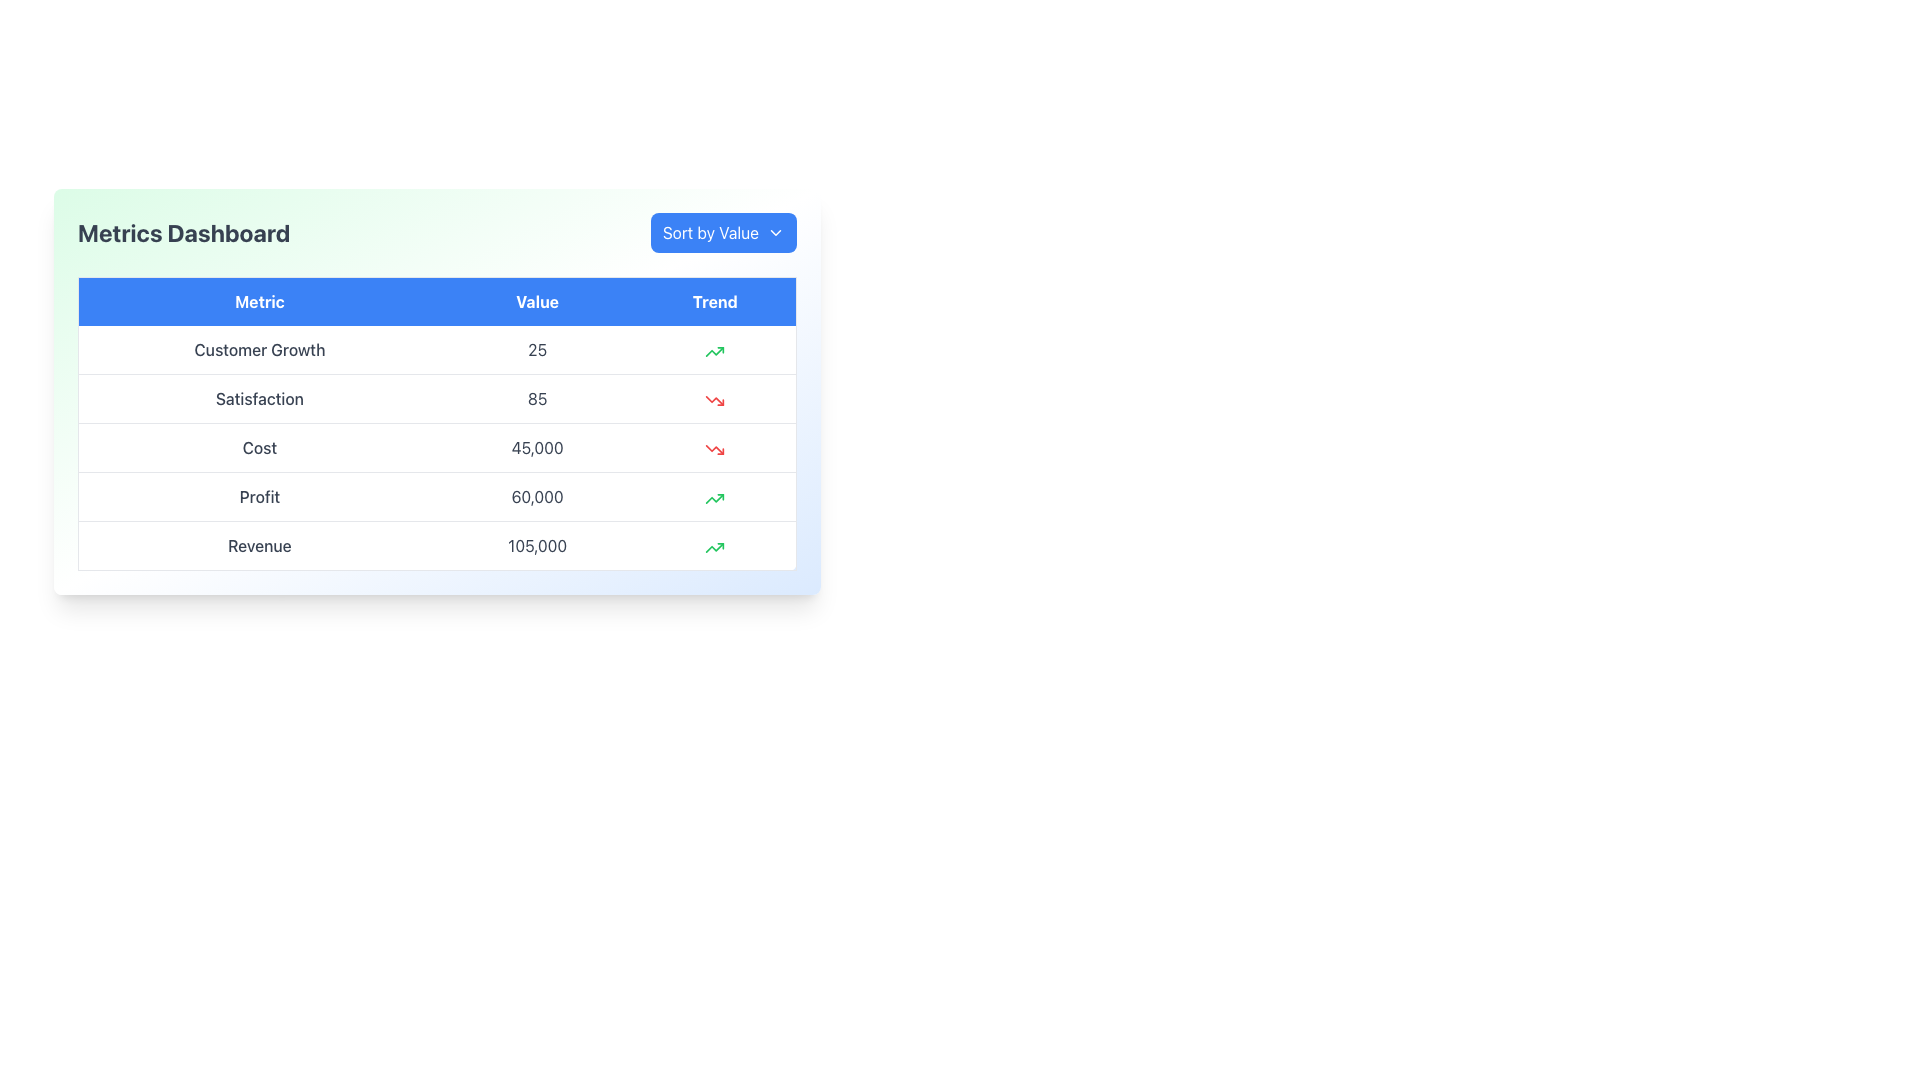 The width and height of the screenshot is (1920, 1080). Describe the element at coordinates (722, 231) in the screenshot. I see `the sorting button located at the top-right corner of the interface, aligned horizontally with the 'Metrics Dashboard' title` at that location.